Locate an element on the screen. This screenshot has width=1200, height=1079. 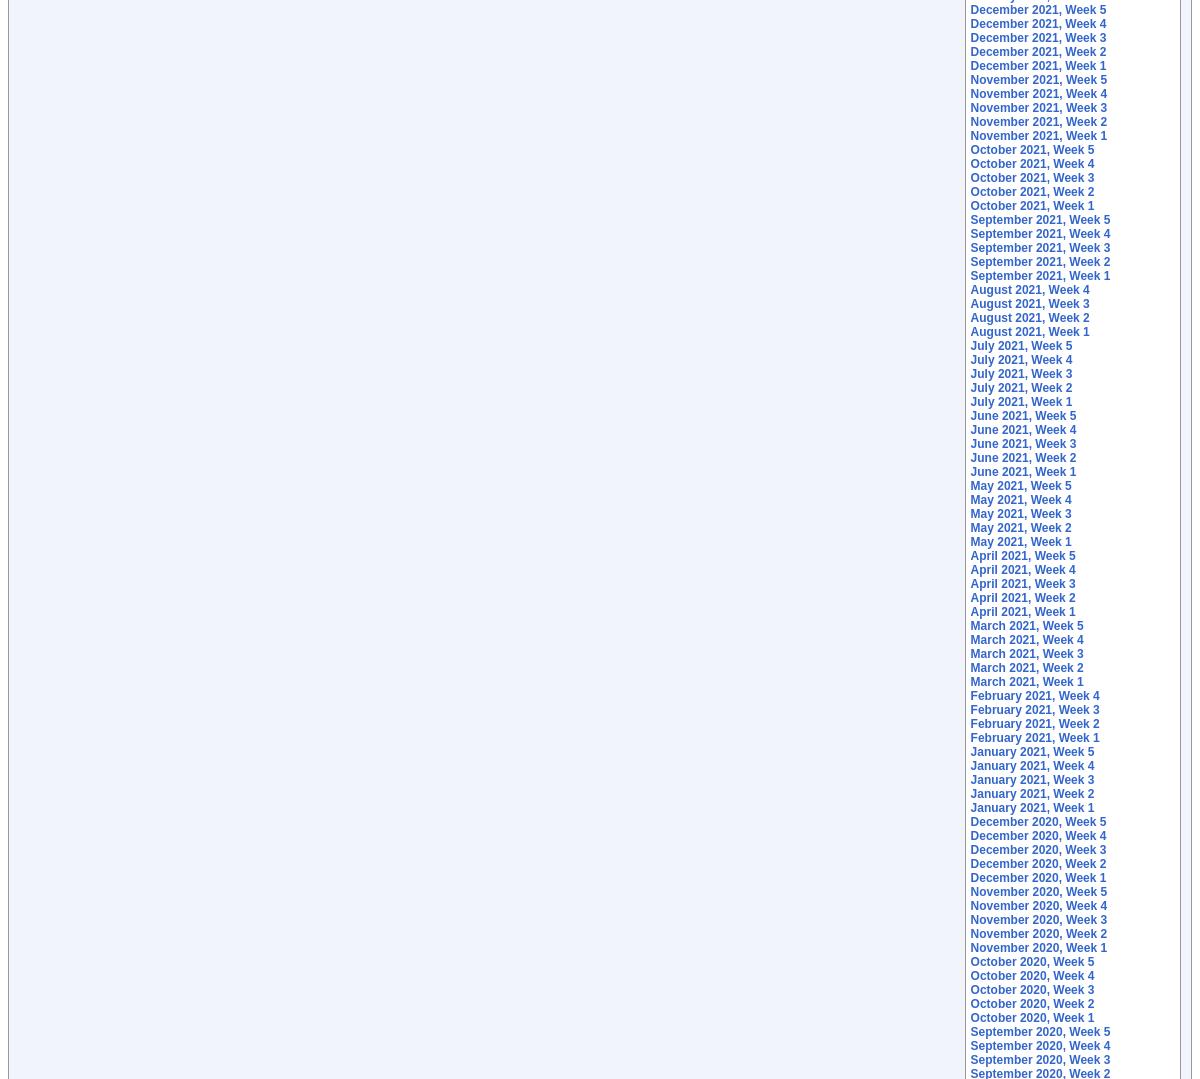
'April 2021, Week 3' is located at coordinates (1022, 583).